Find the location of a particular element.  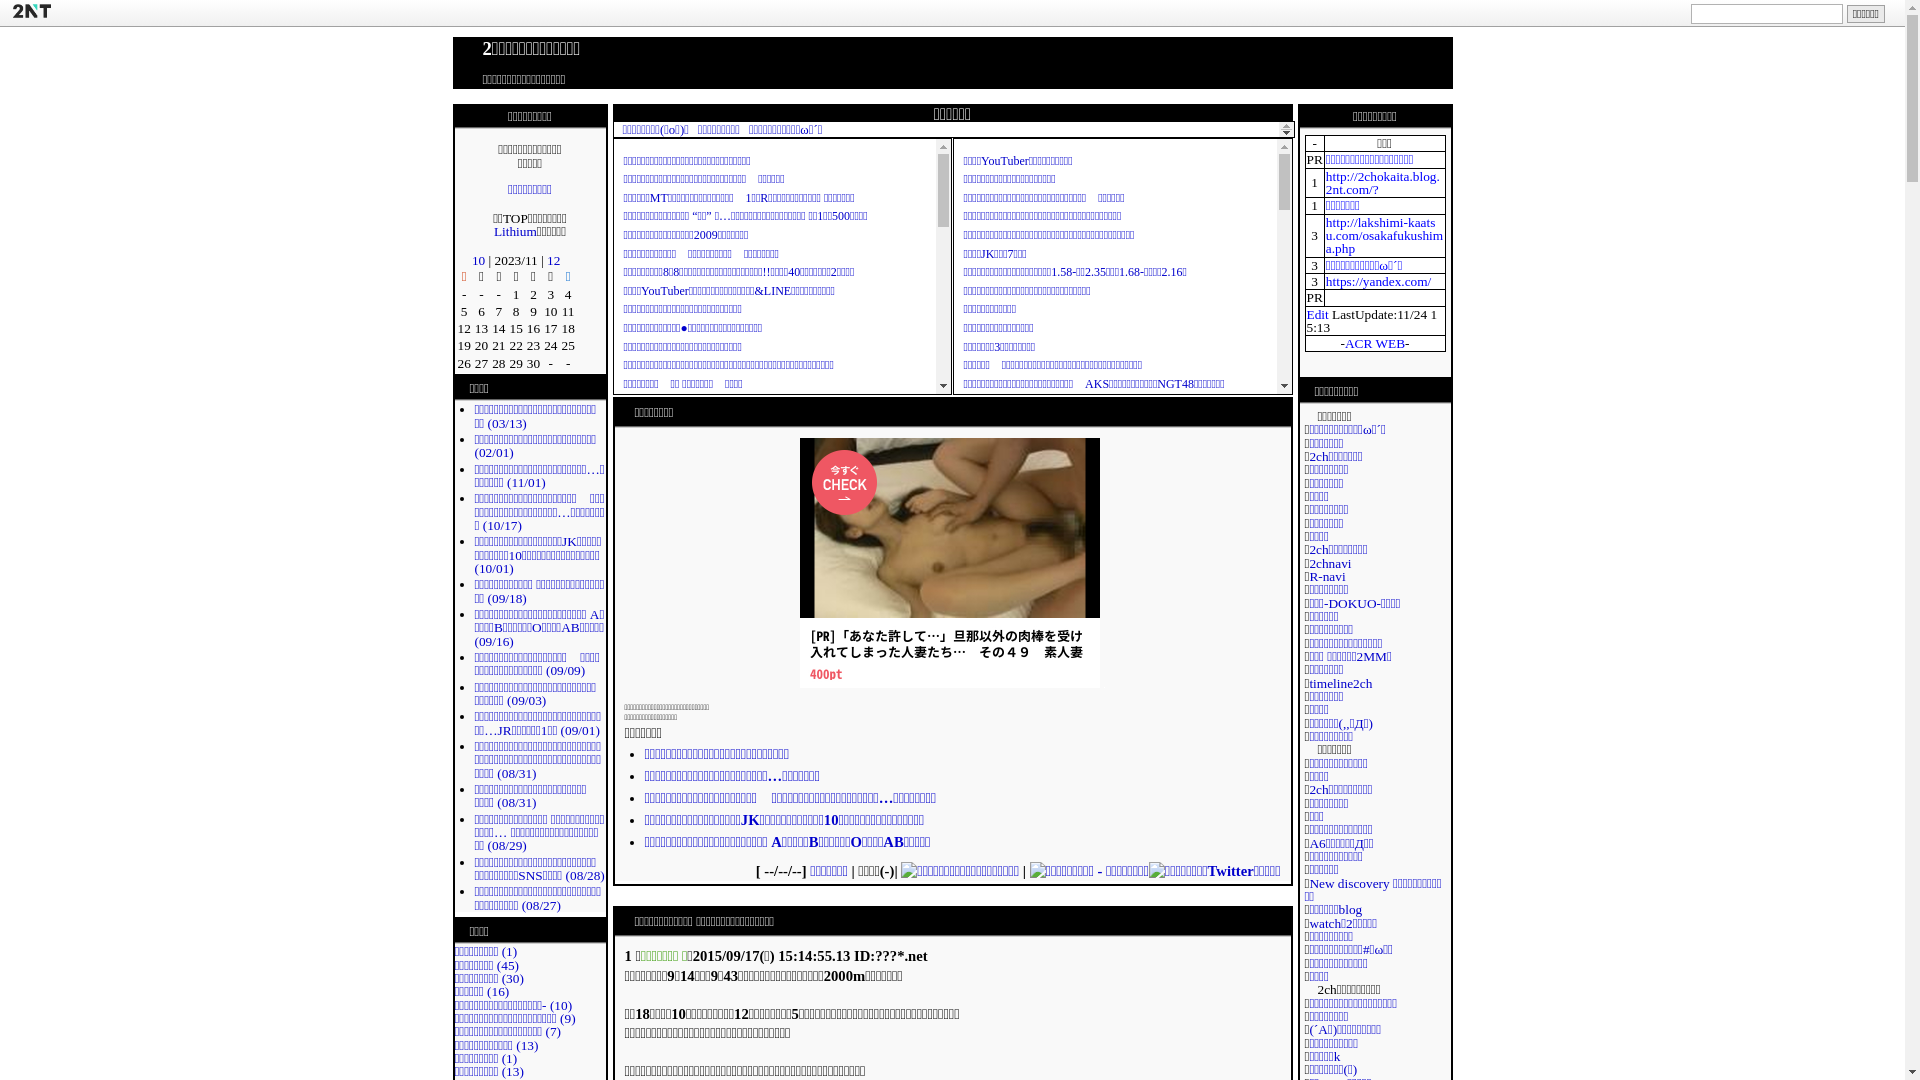

'ACR WEB' is located at coordinates (1373, 342).